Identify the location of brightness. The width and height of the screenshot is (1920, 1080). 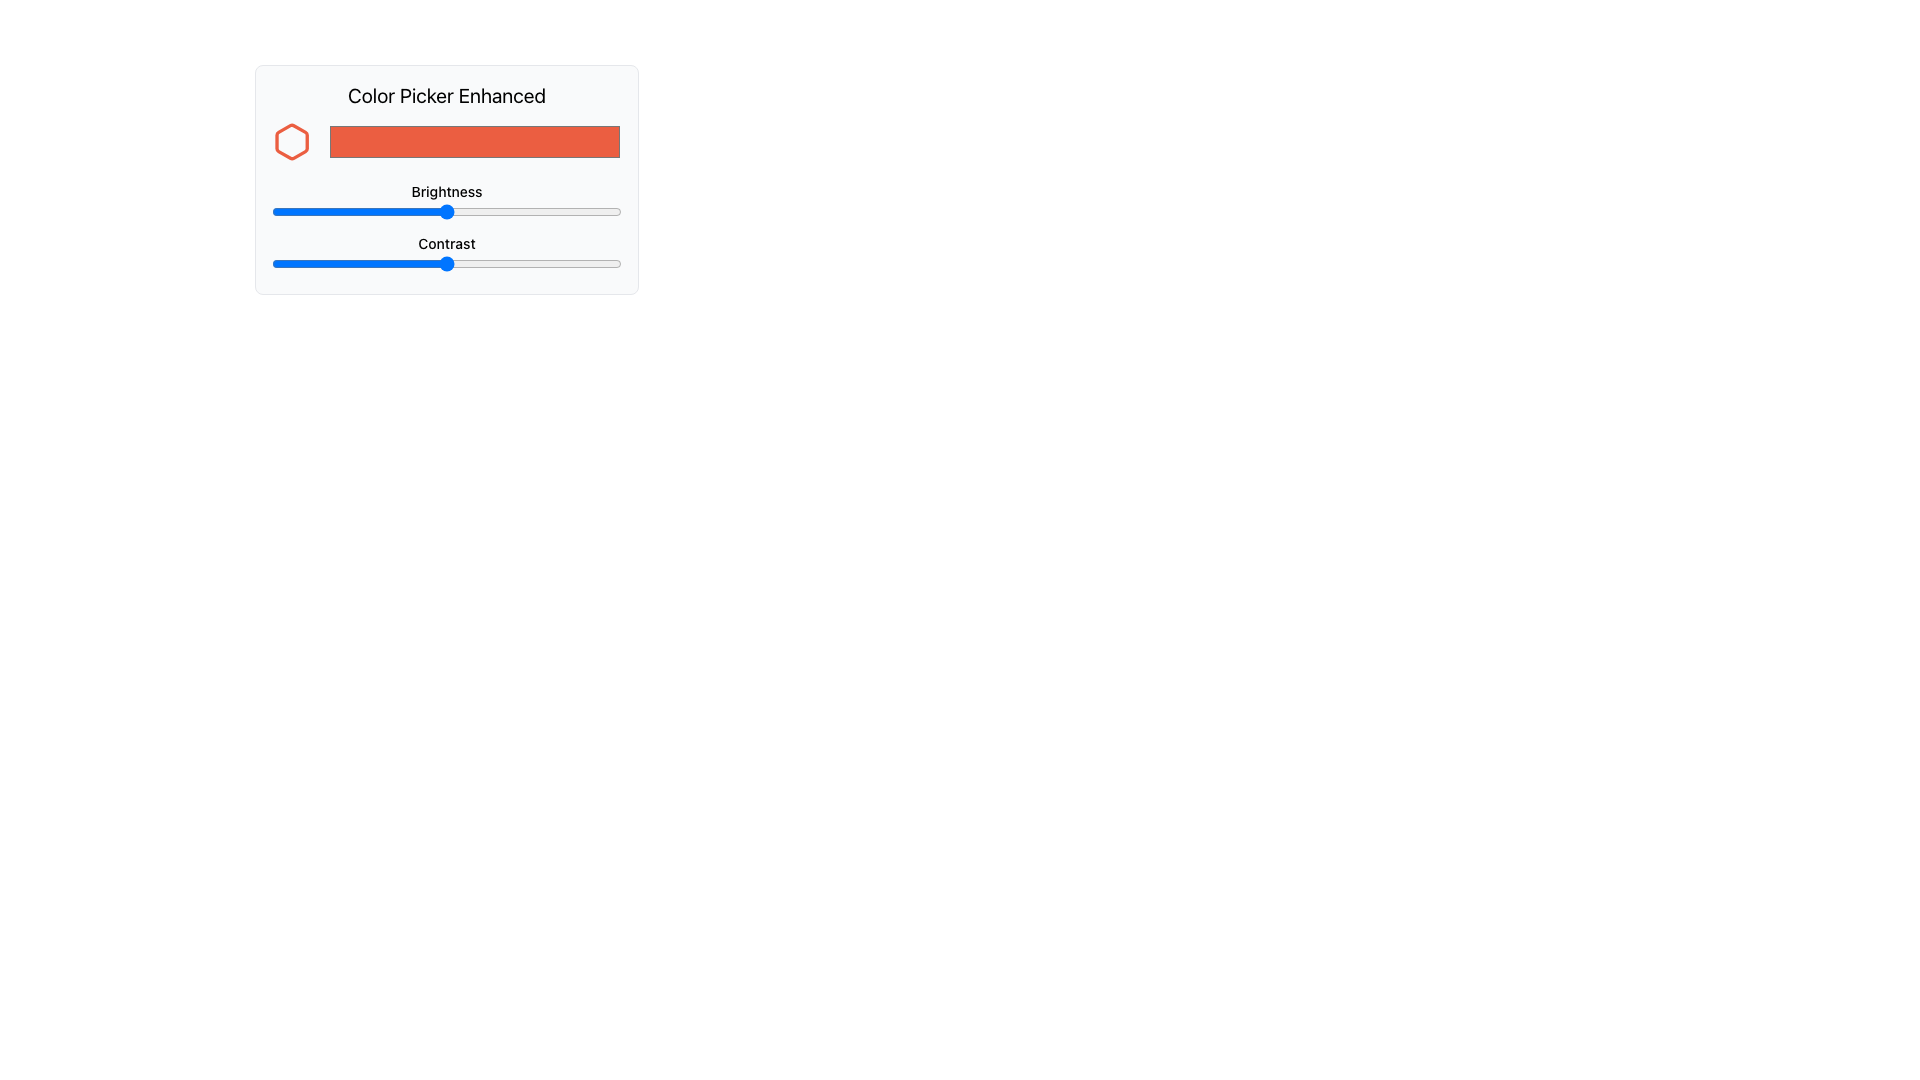
(312, 212).